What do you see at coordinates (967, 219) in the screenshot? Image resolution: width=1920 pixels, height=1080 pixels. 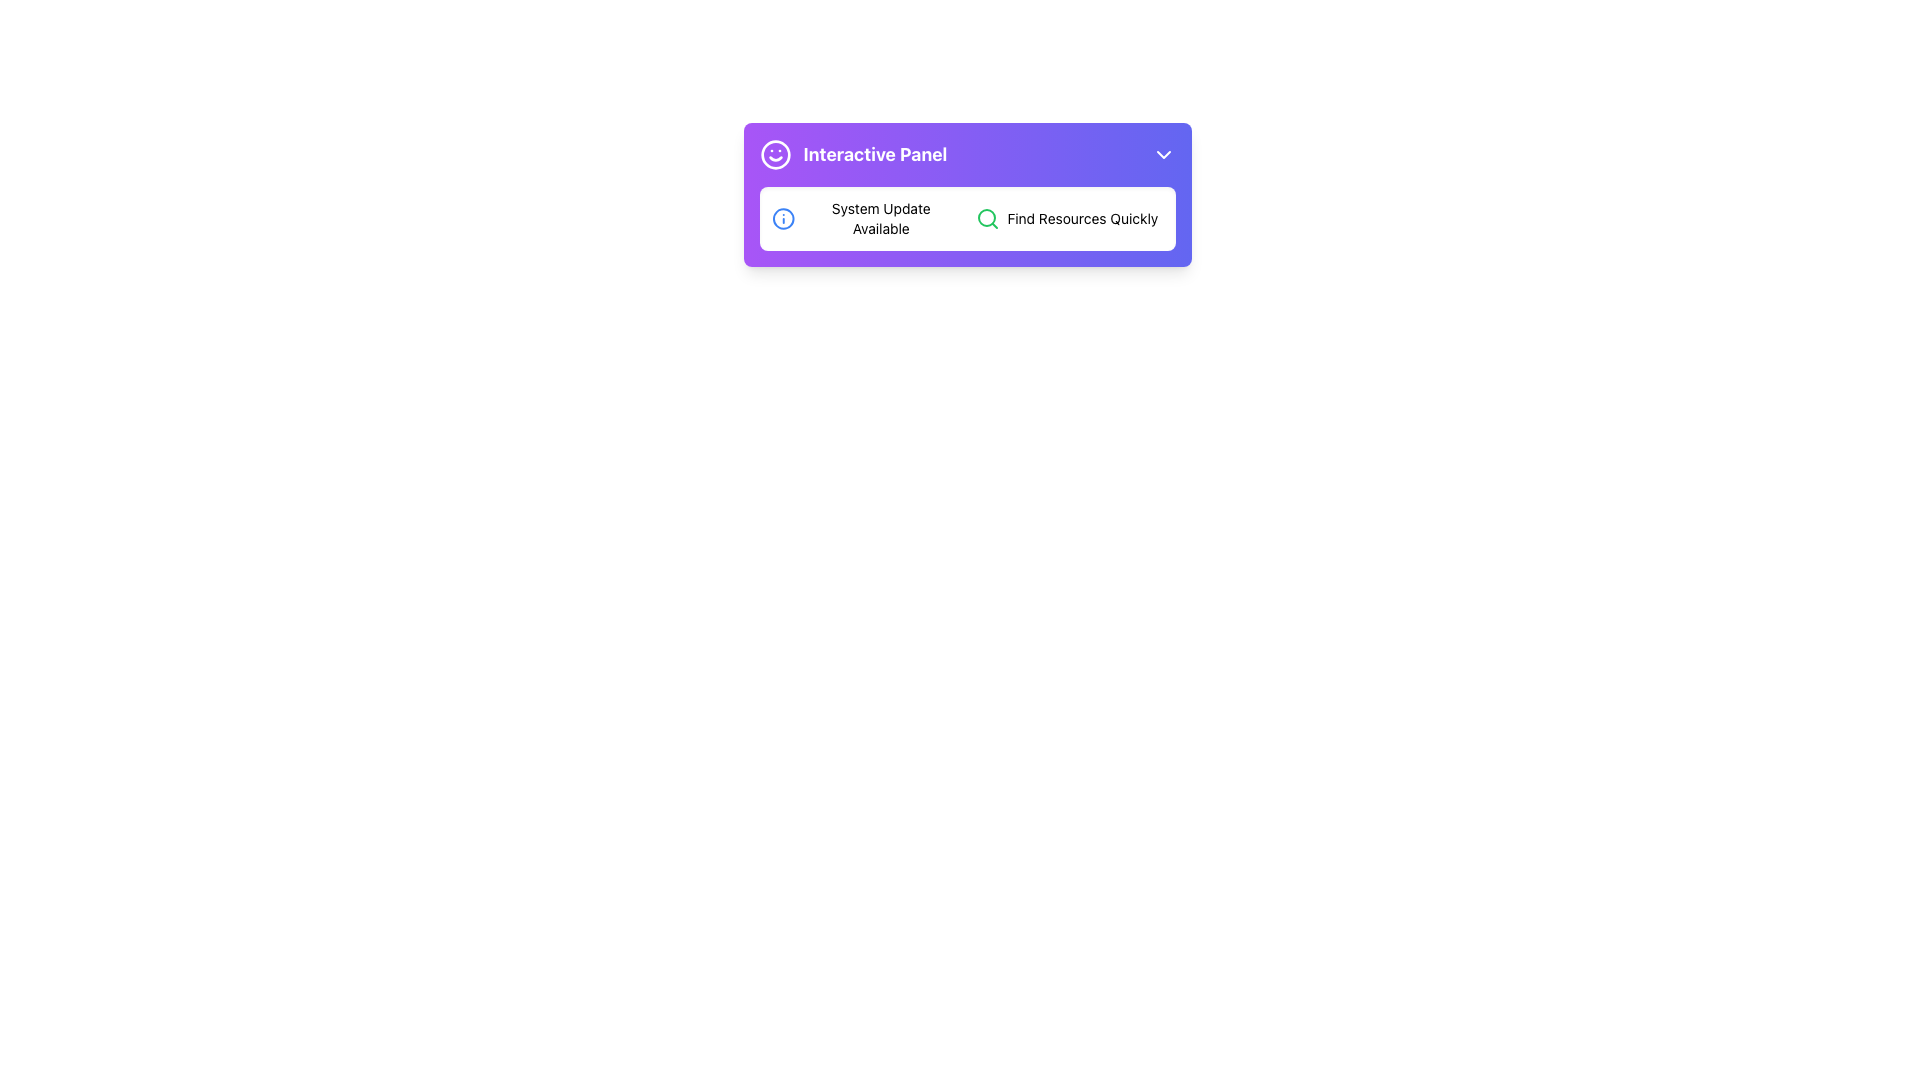 I see `the information icon and magnifying glass icon in the Information display` at bounding box center [967, 219].